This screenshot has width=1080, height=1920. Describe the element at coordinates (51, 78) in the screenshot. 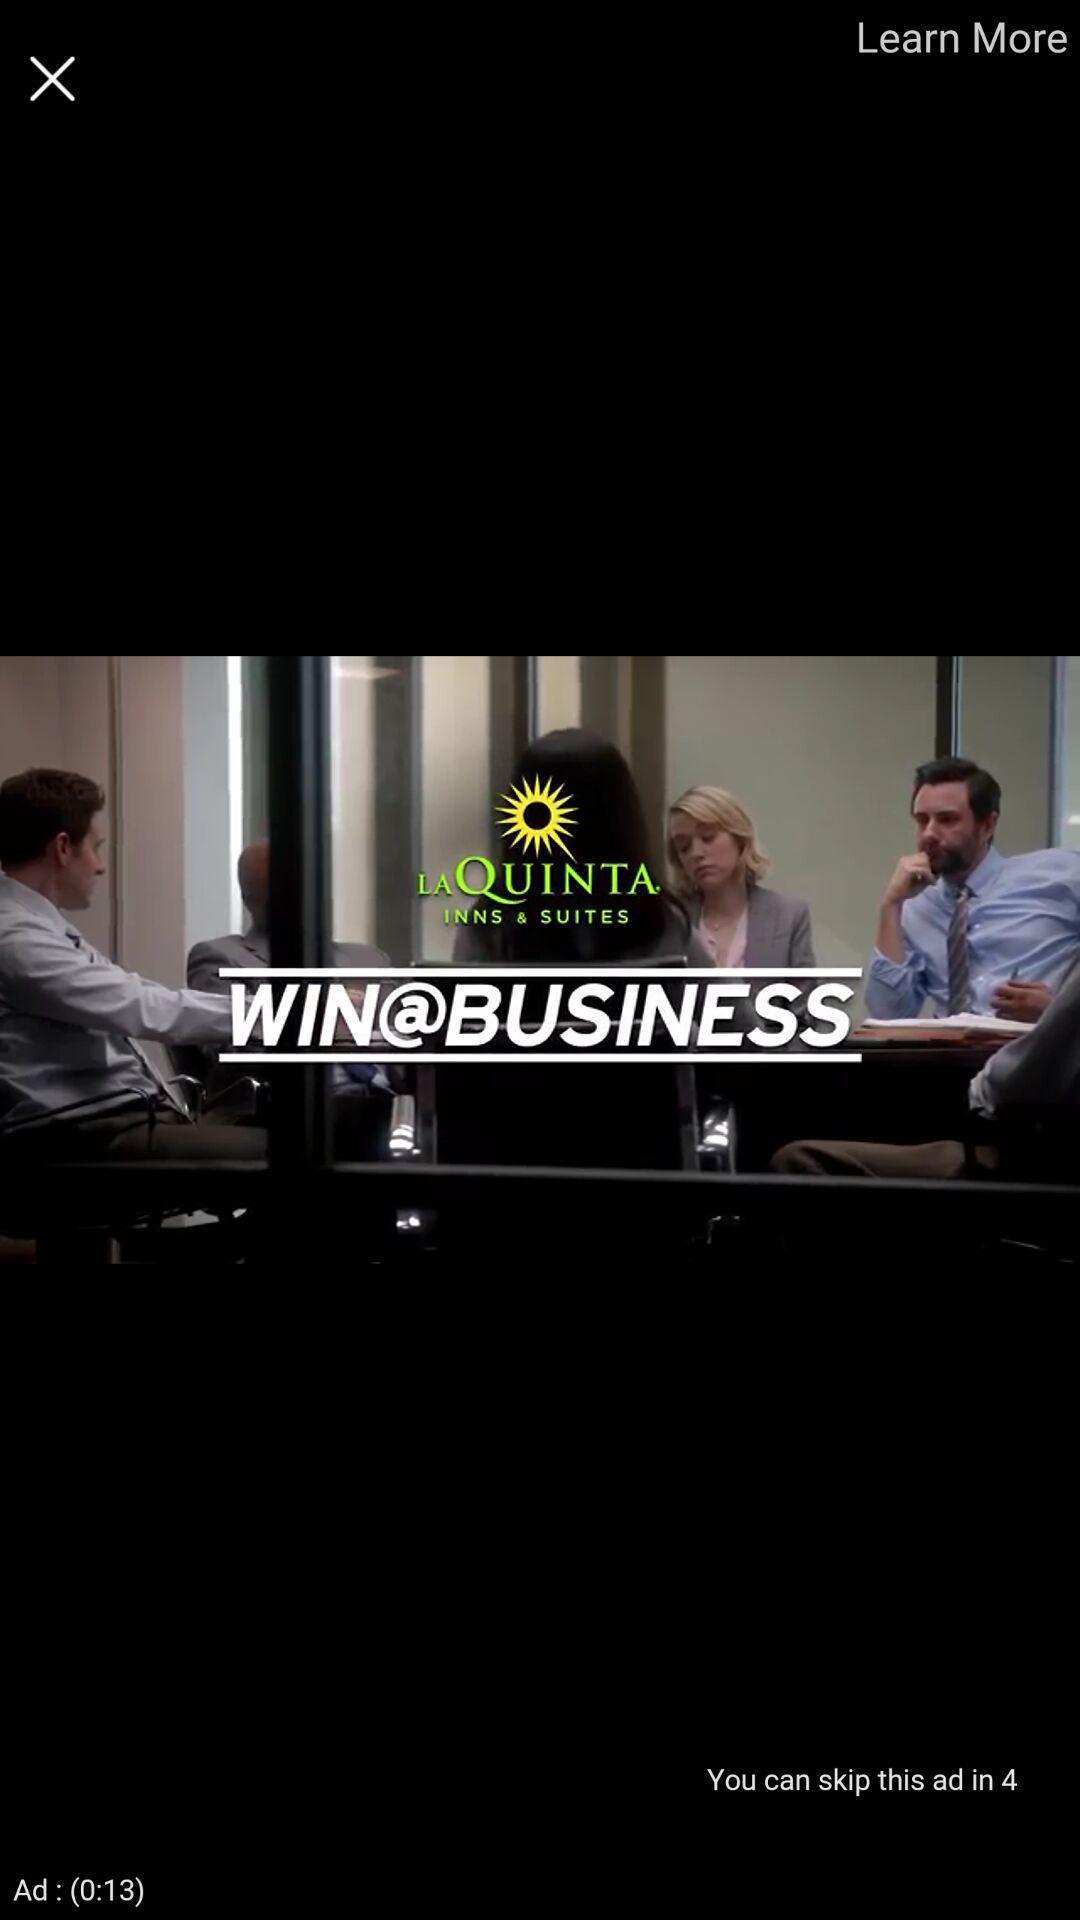

I see `close` at that location.